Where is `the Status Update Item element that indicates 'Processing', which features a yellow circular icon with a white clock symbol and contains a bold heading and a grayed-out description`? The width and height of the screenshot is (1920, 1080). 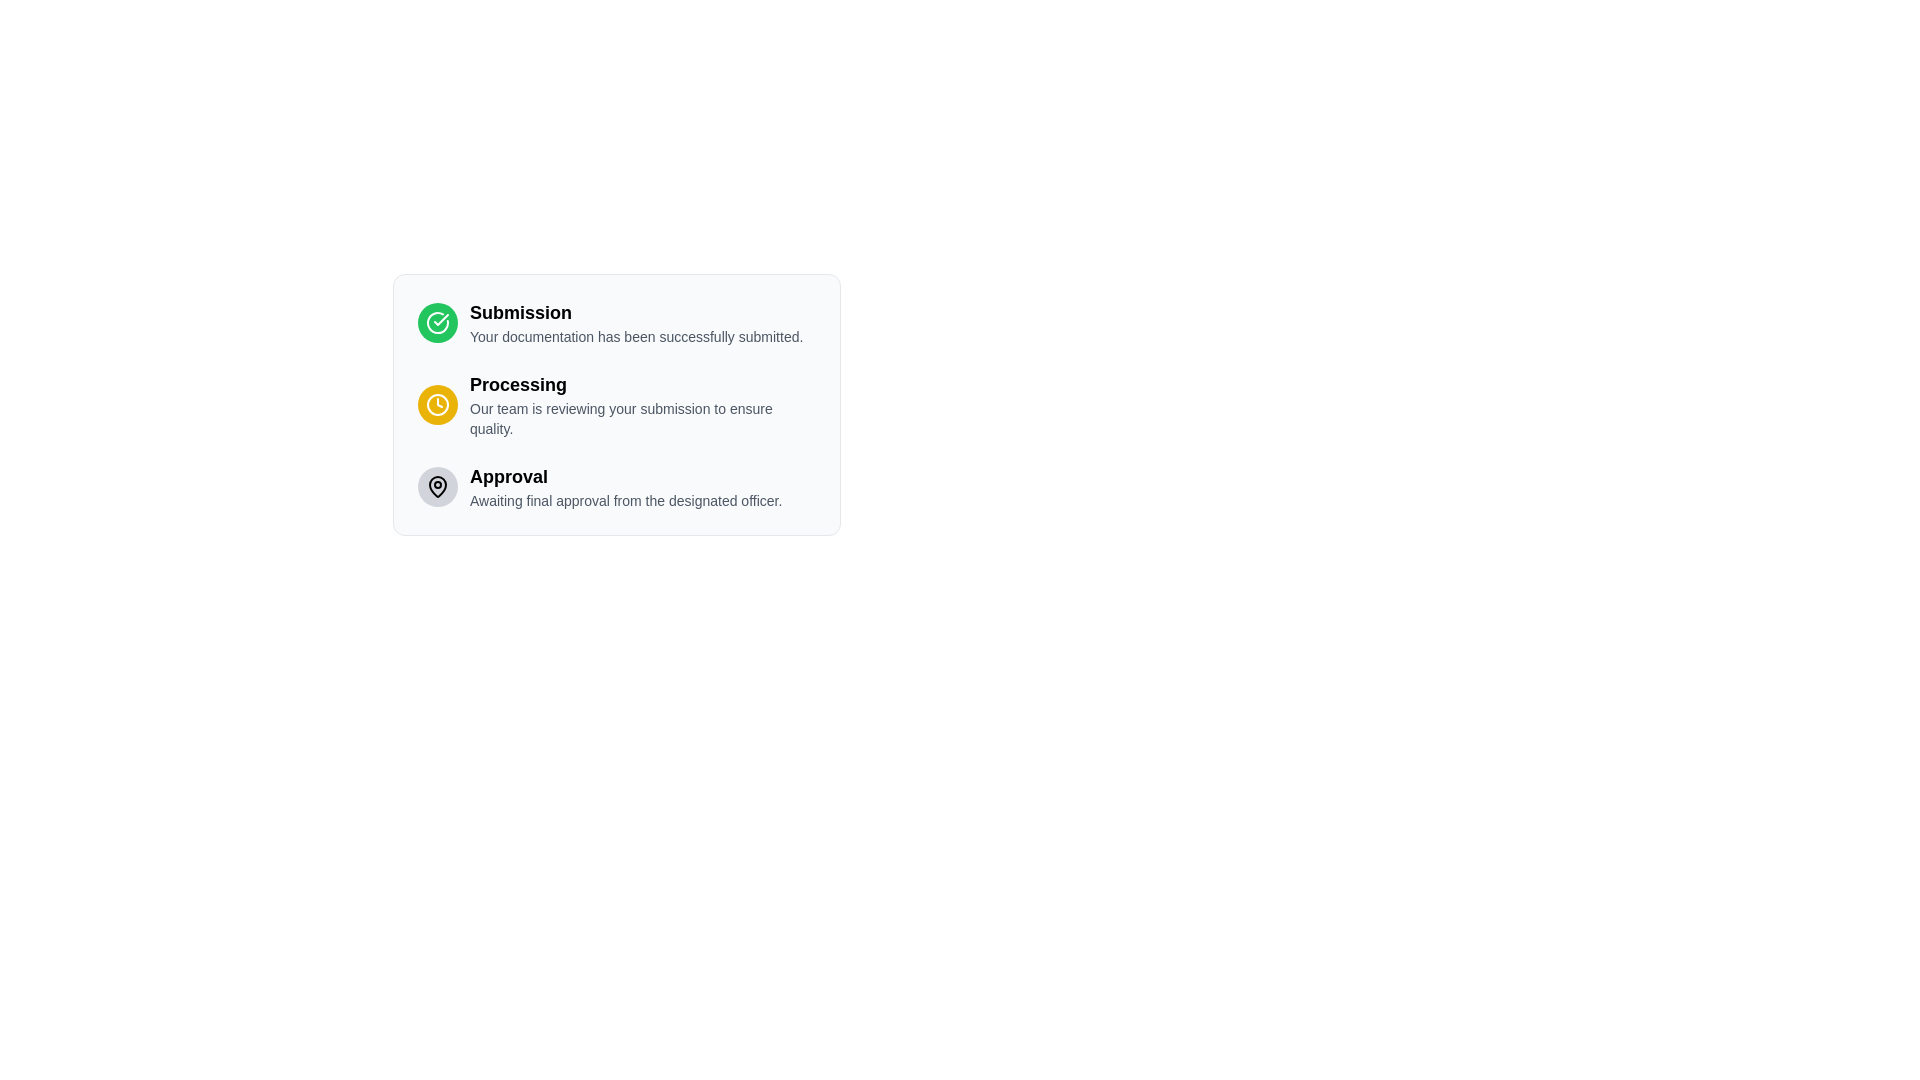
the Status Update Item element that indicates 'Processing', which features a yellow circular icon with a white clock symbol and contains a bold heading and a grayed-out description is located at coordinates (616, 405).